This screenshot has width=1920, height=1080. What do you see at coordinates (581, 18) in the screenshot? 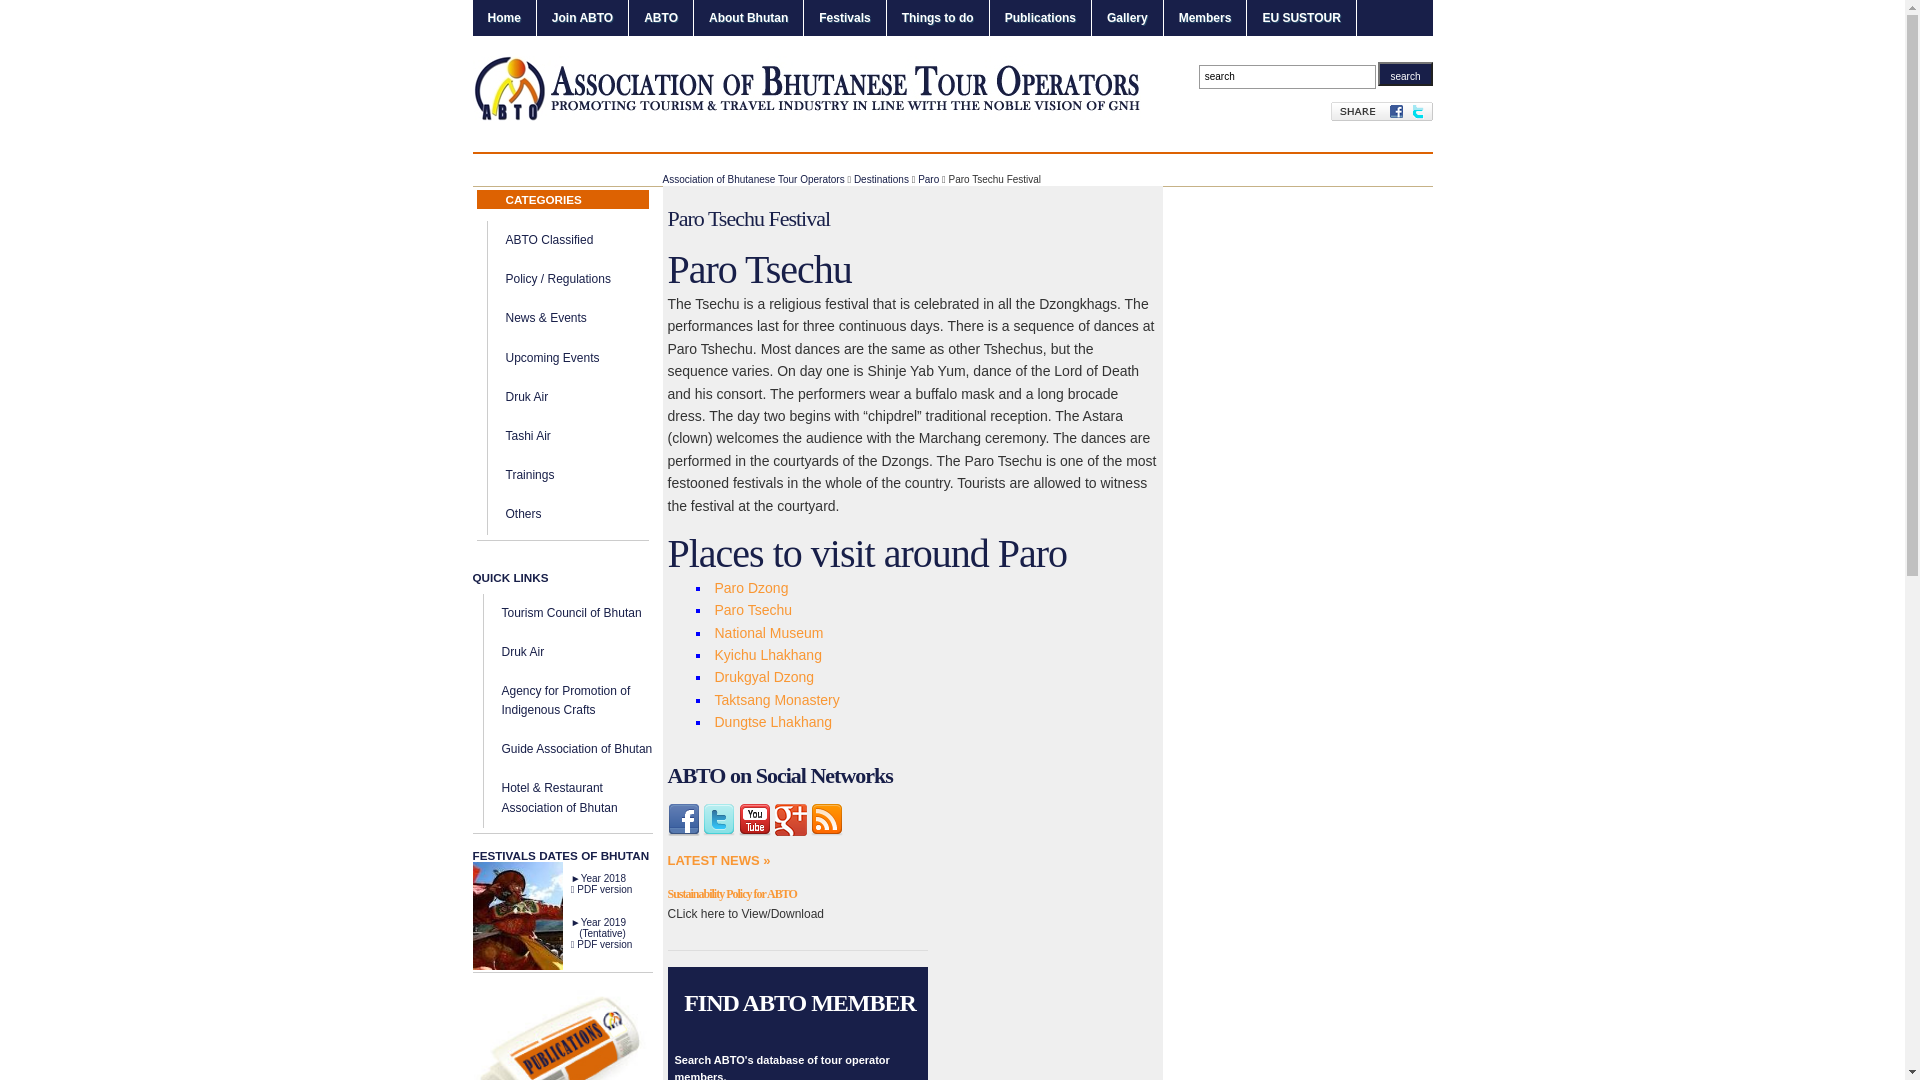
I see `'Join ABTO'` at bounding box center [581, 18].